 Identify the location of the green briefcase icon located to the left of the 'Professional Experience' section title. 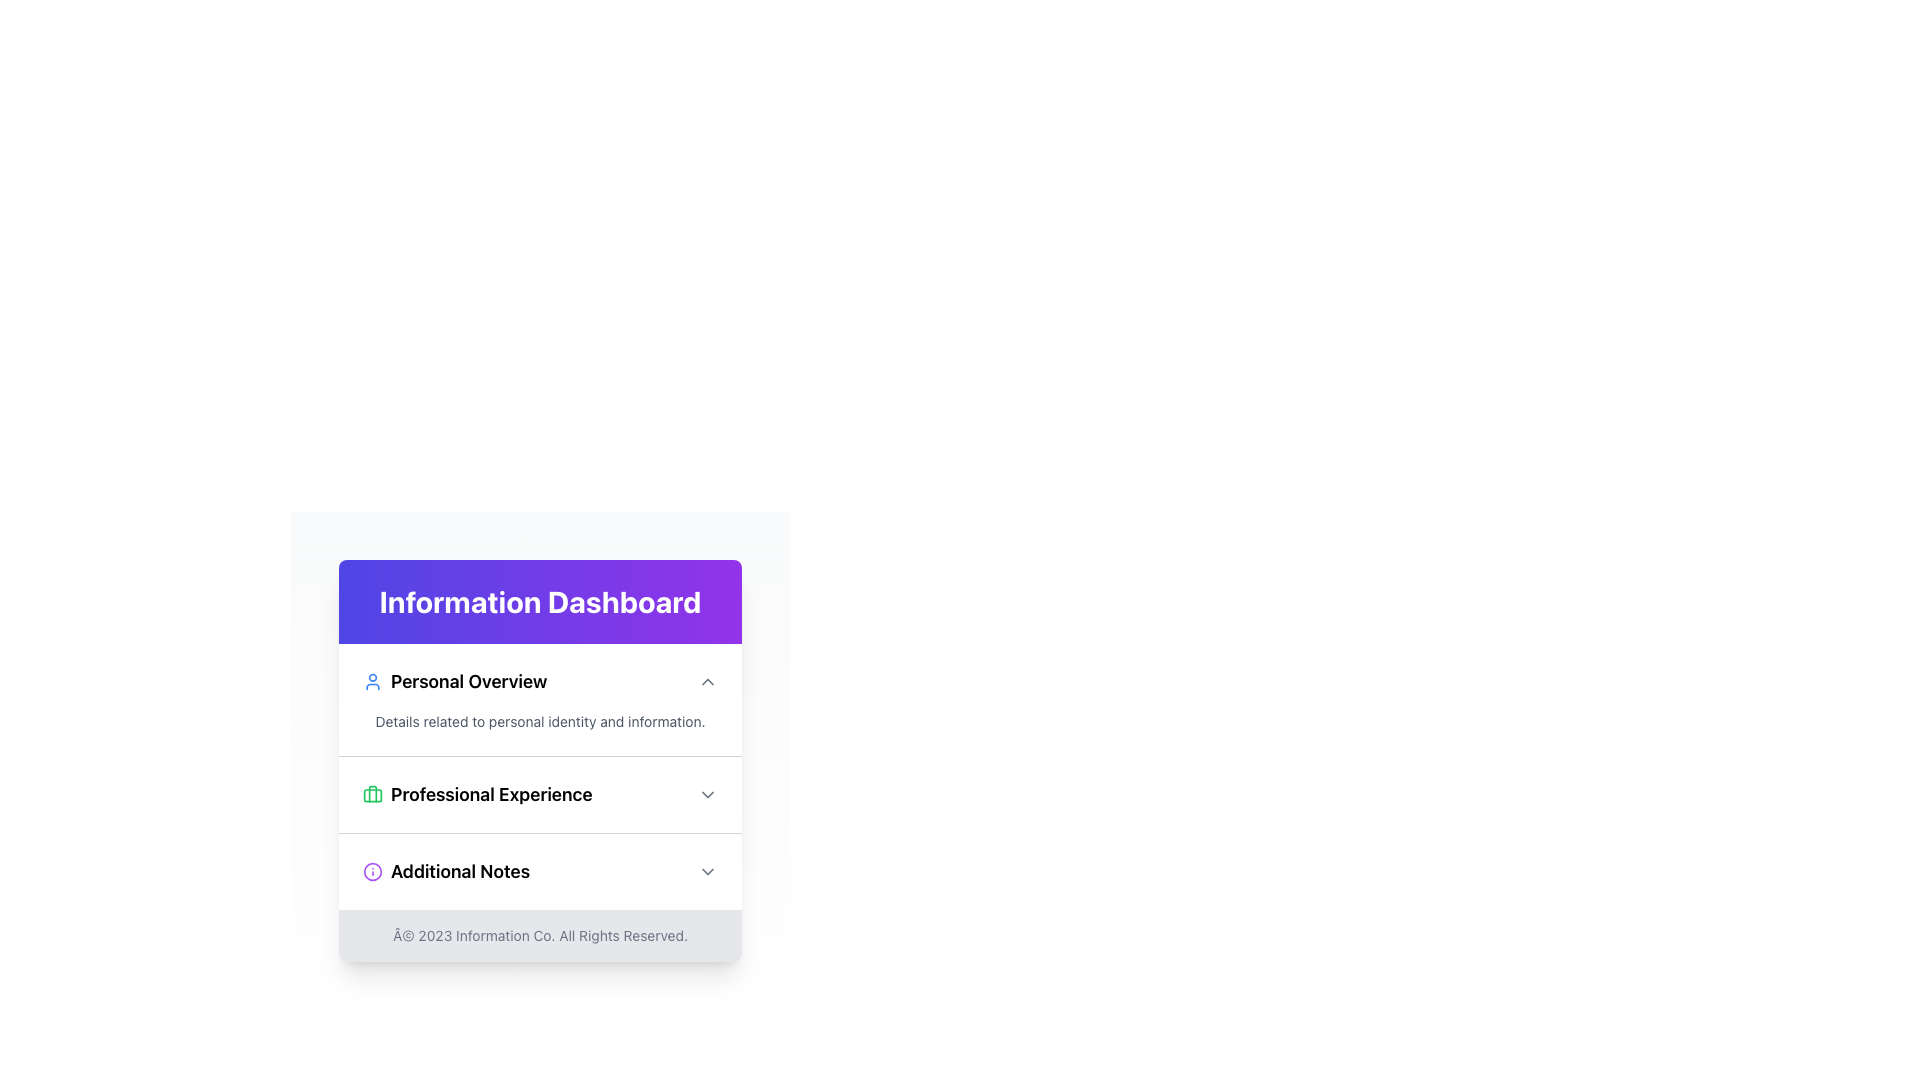
(373, 793).